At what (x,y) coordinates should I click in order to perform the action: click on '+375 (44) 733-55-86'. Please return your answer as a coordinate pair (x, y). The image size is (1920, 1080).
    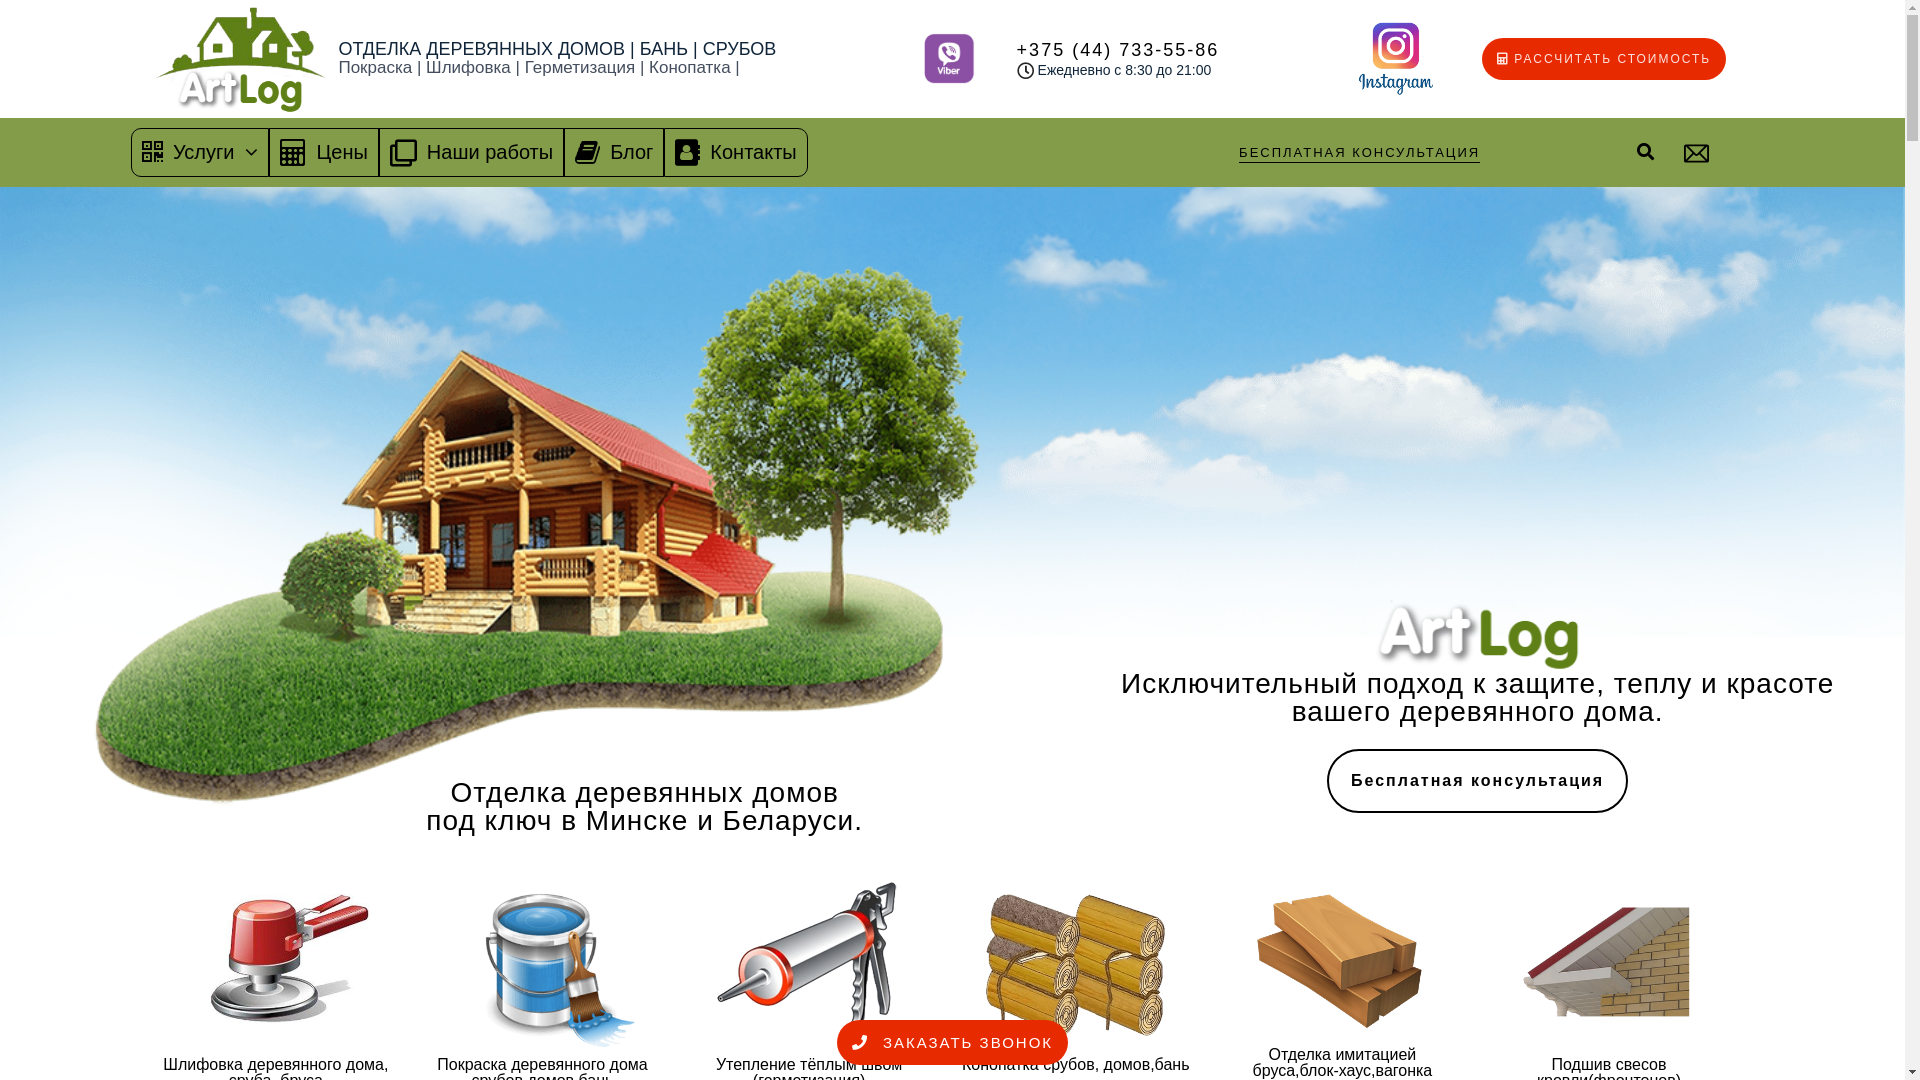
    Looking at the image, I should click on (1117, 49).